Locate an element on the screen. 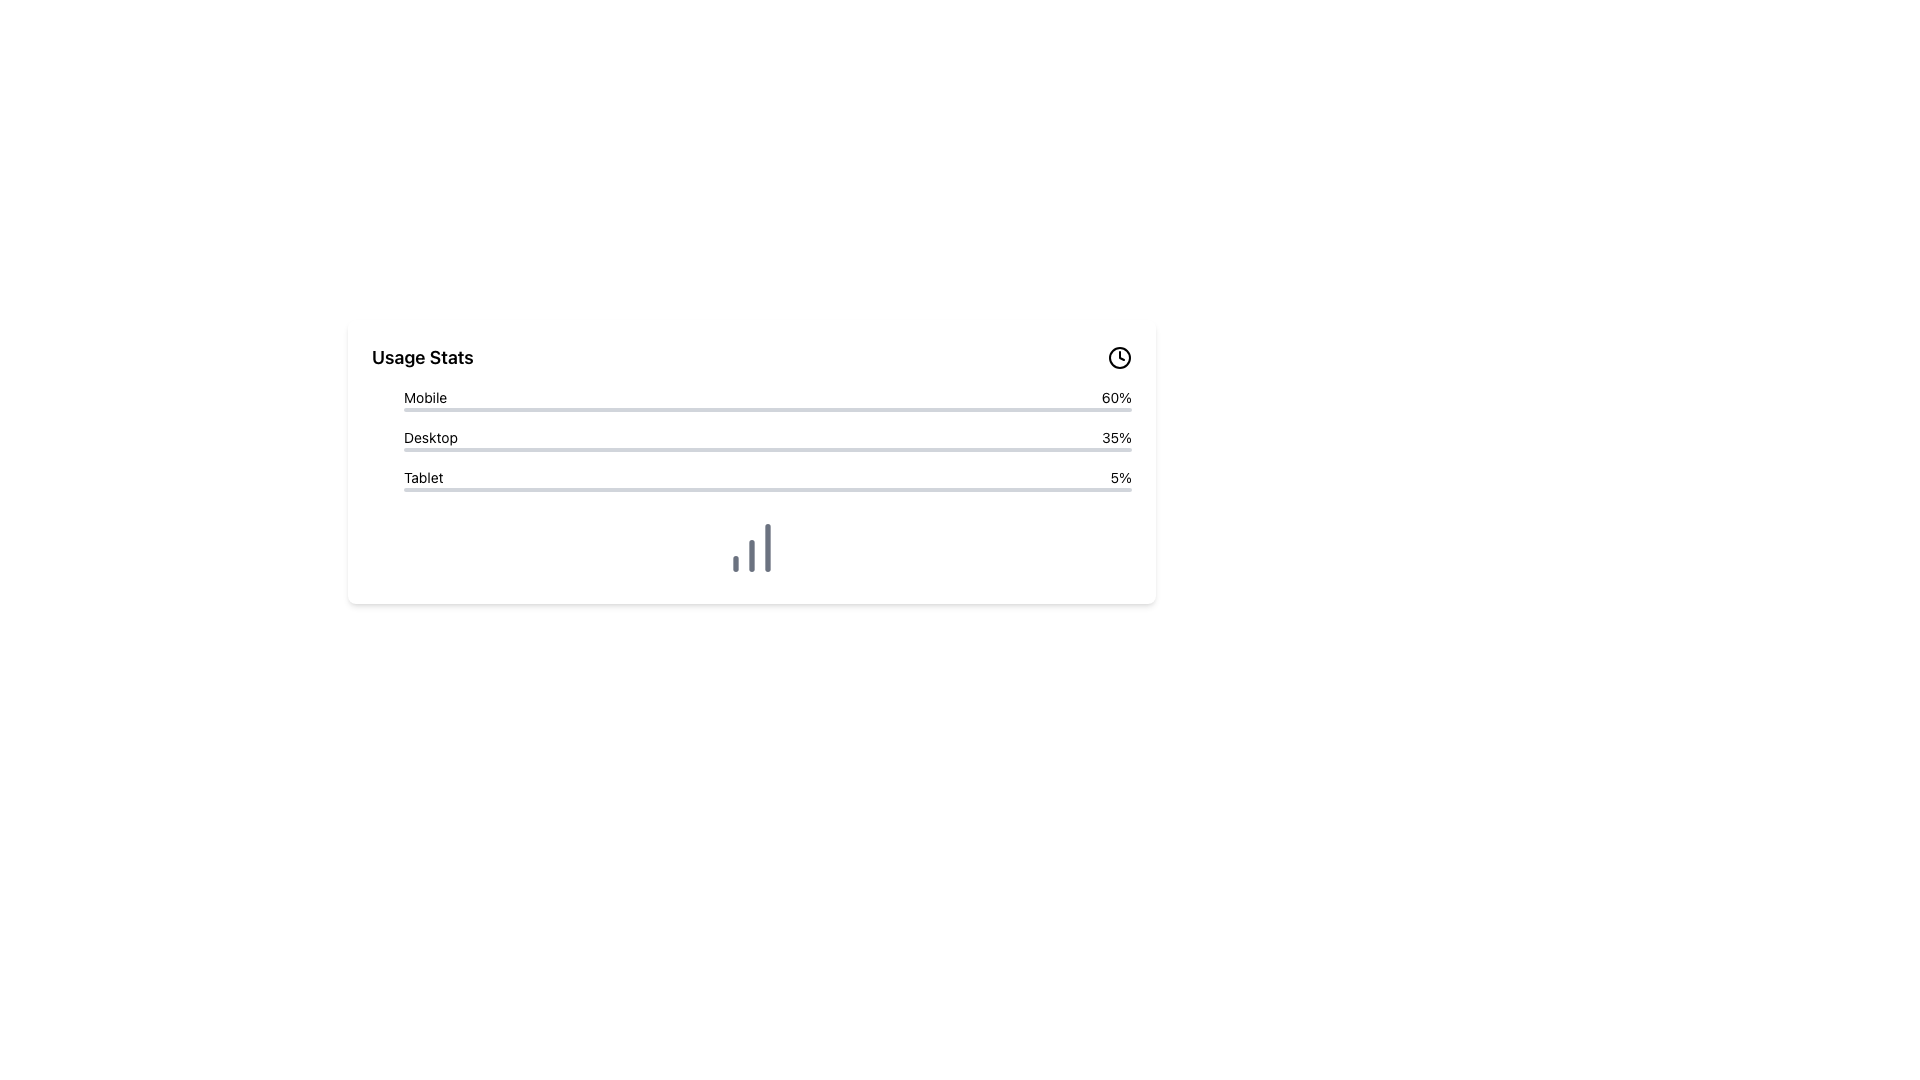 This screenshot has width=1920, height=1080. a specific bar in the bar chart located below the usage statistics labeled 'Mobile', 'Desktop', and 'Tablet' is located at coordinates (751, 547).